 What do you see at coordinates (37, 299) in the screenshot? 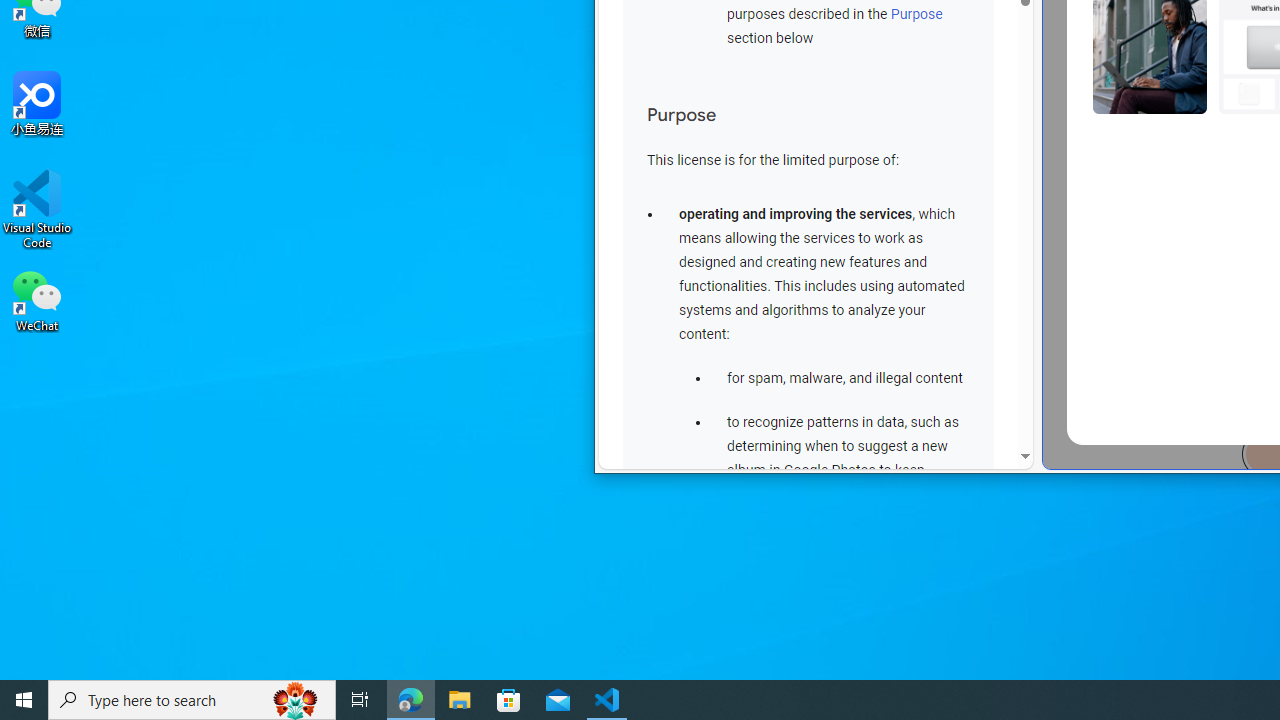
I see `'WeChat'` at bounding box center [37, 299].